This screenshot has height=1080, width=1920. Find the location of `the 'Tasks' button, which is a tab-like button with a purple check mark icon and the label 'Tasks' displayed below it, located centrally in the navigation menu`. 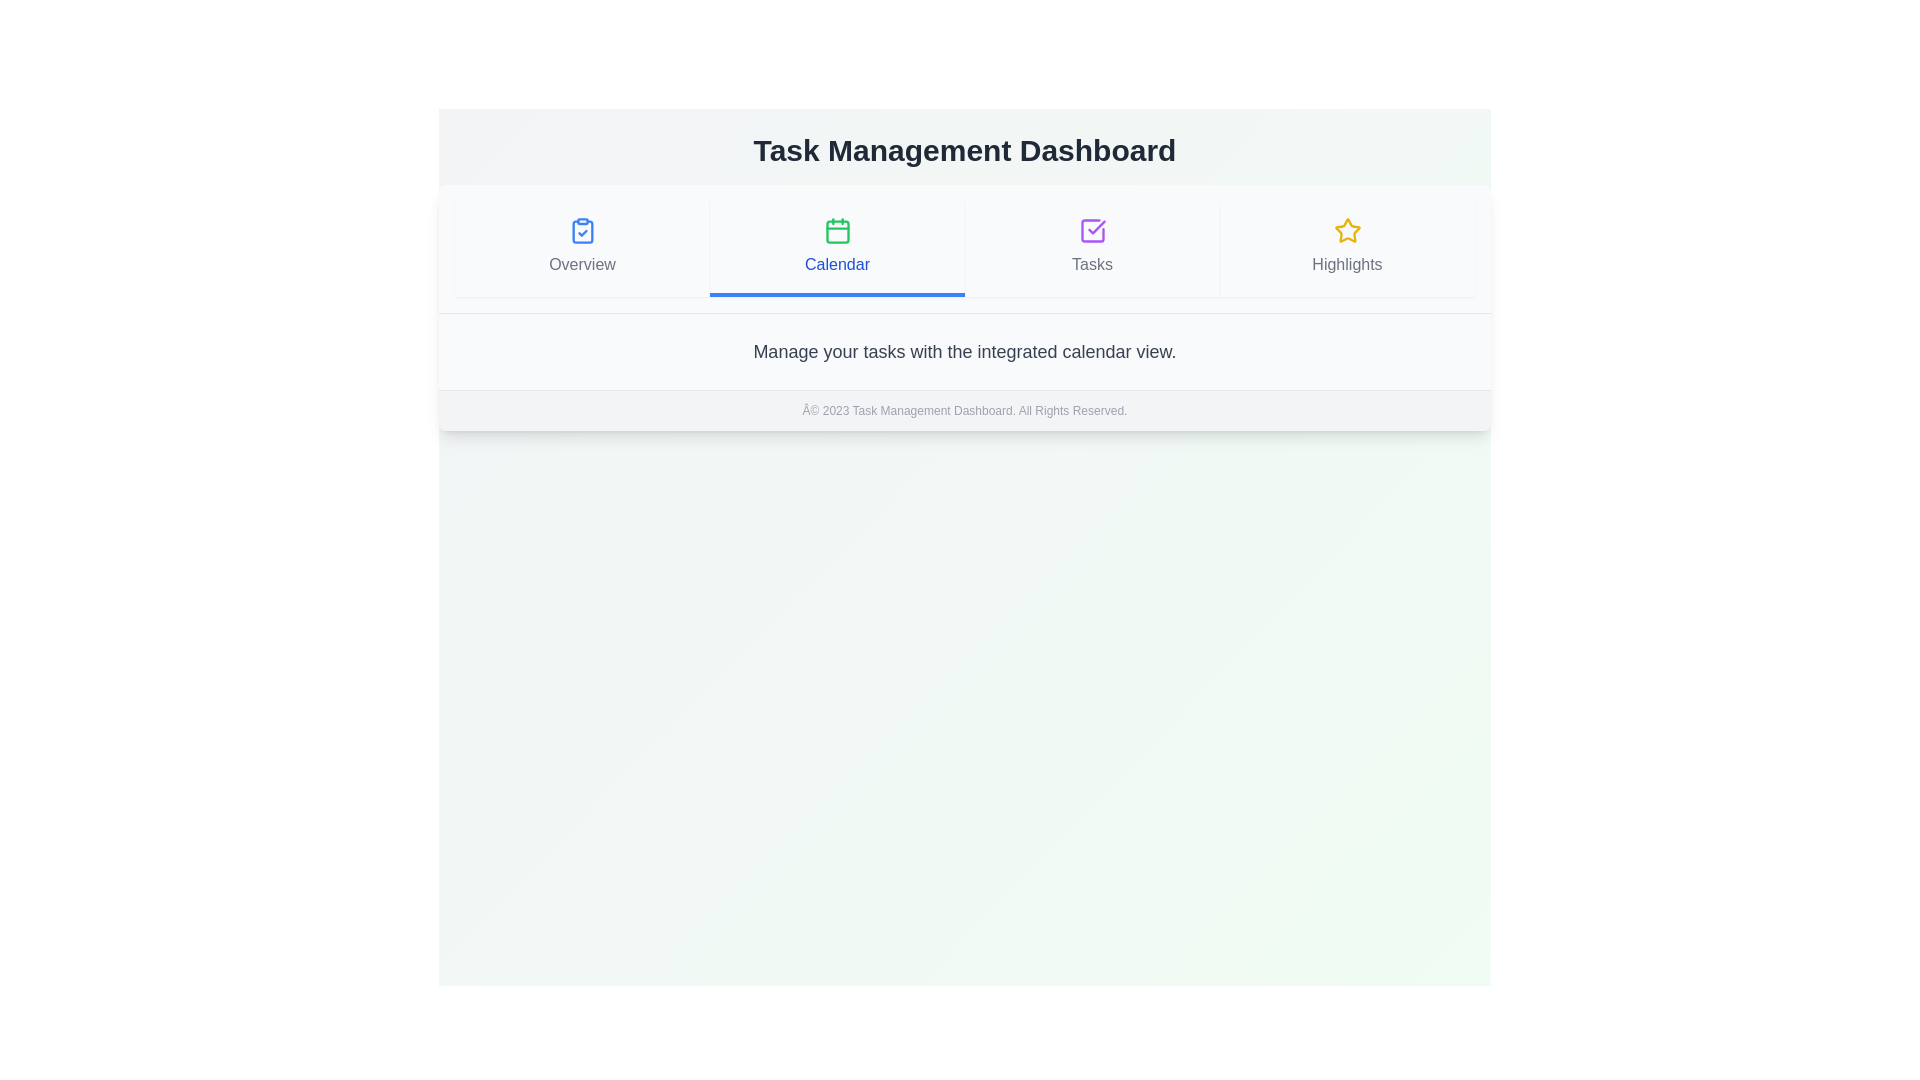

the 'Tasks' button, which is a tab-like button with a purple check mark icon and the label 'Tasks' displayed below it, located centrally in the navigation menu is located at coordinates (1091, 248).